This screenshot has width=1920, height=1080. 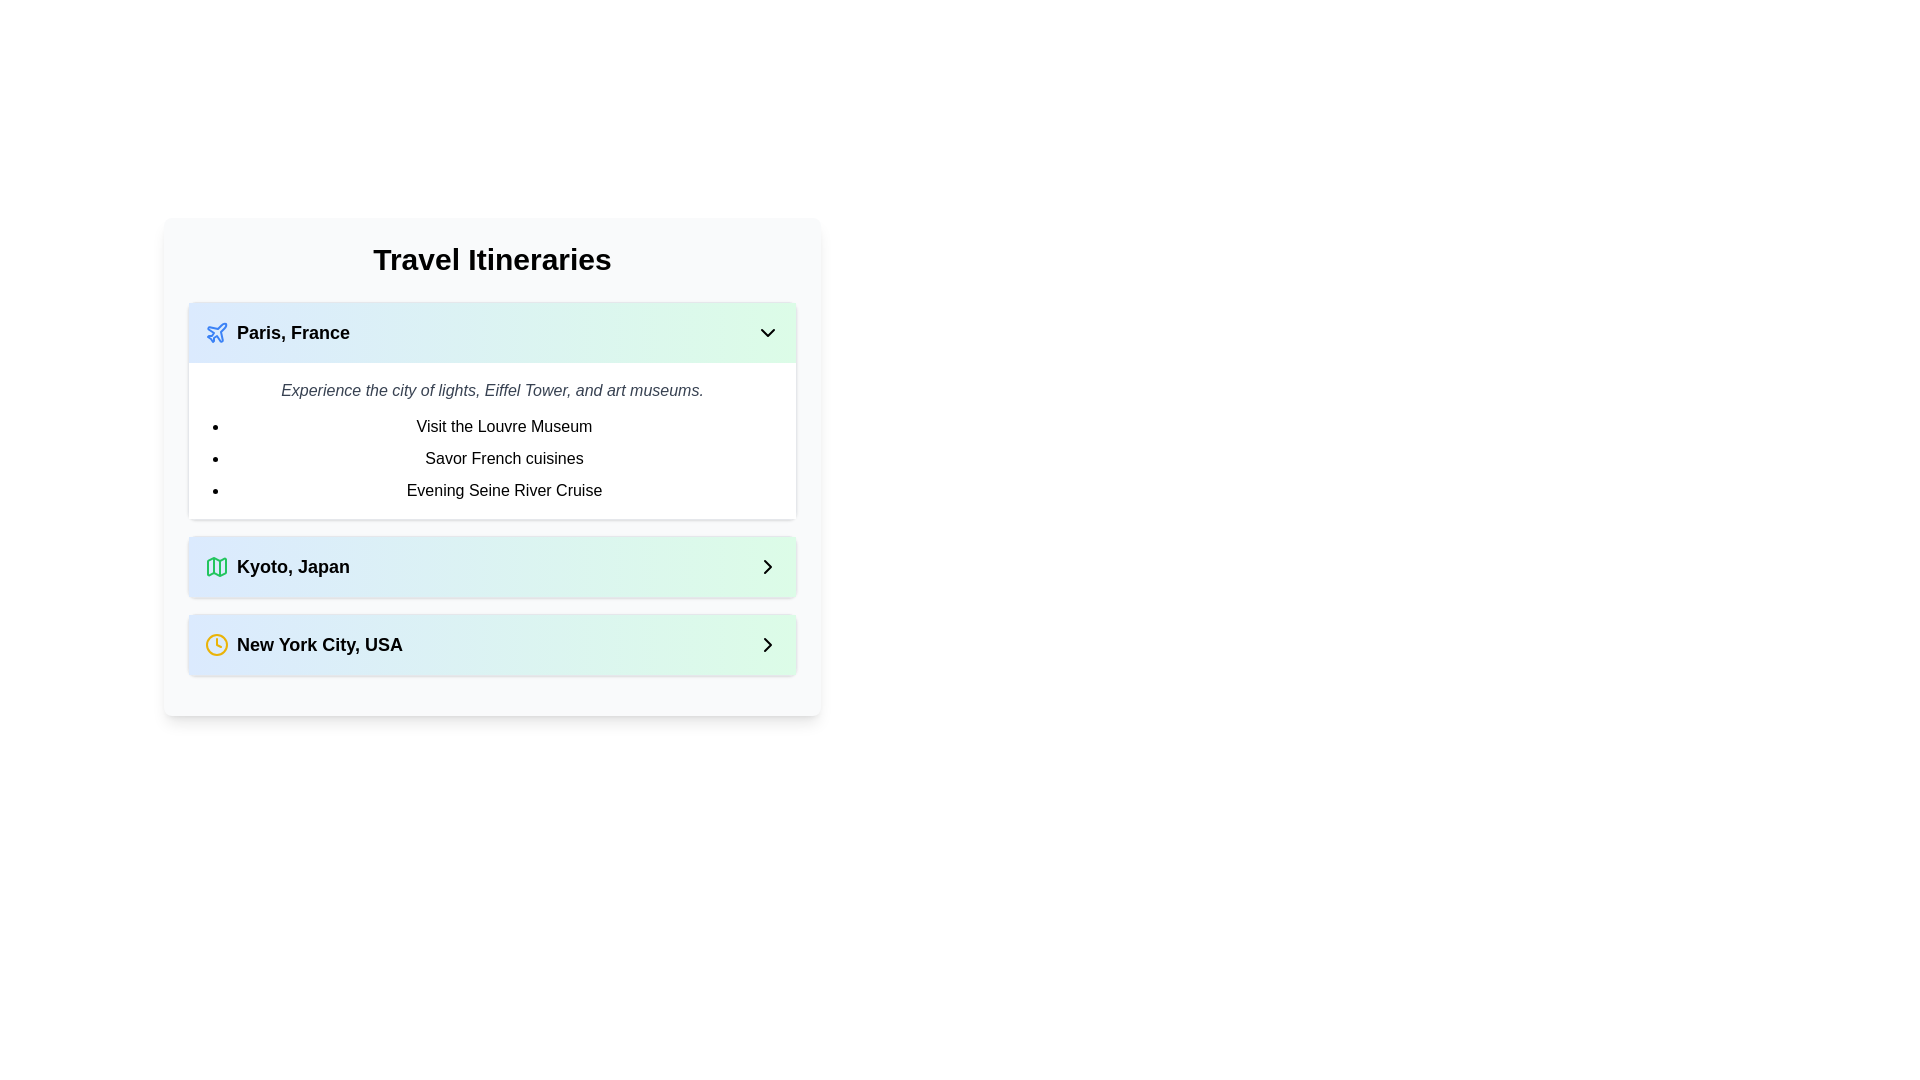 I want to click on the right-chevron icon located to the far-right end of the 'New York City, USA' row, so click(x=767, y=644).